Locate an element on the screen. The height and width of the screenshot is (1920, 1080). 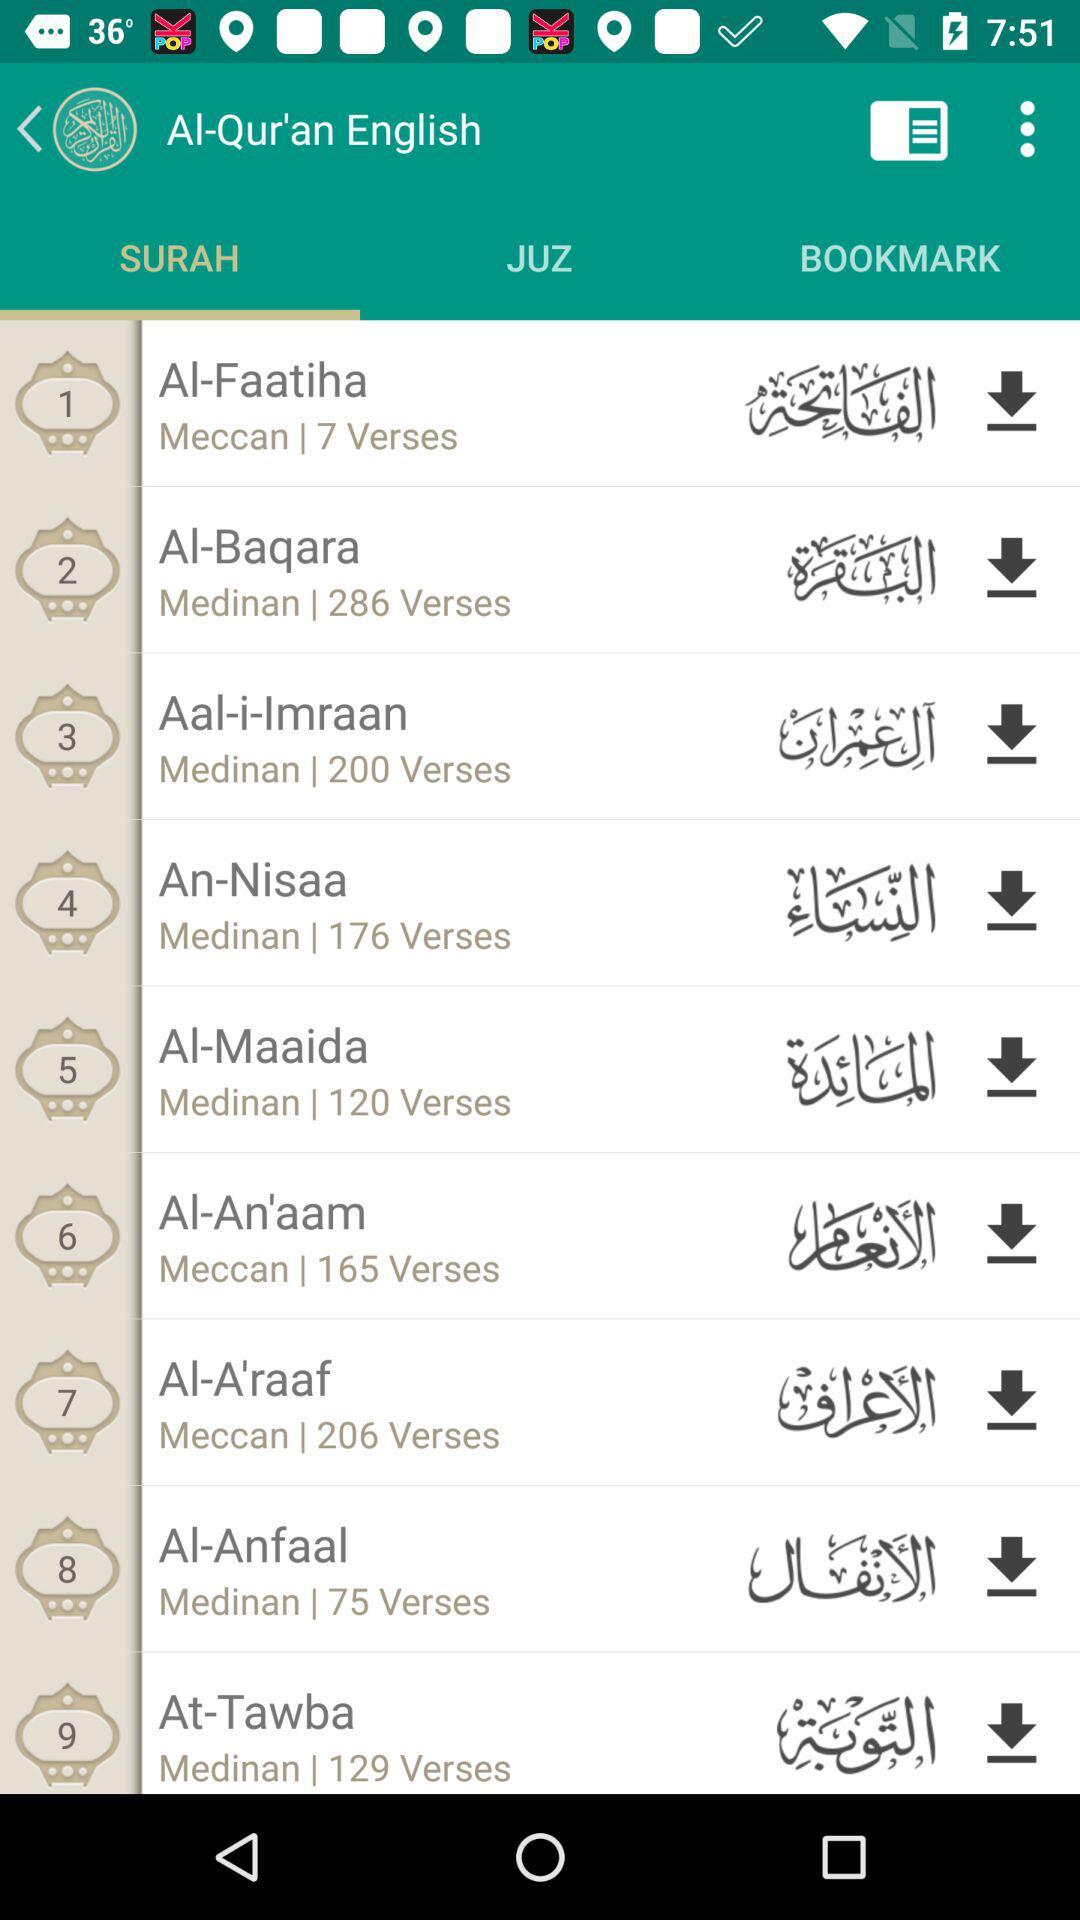
download is located at coordinates (1011, 1729).